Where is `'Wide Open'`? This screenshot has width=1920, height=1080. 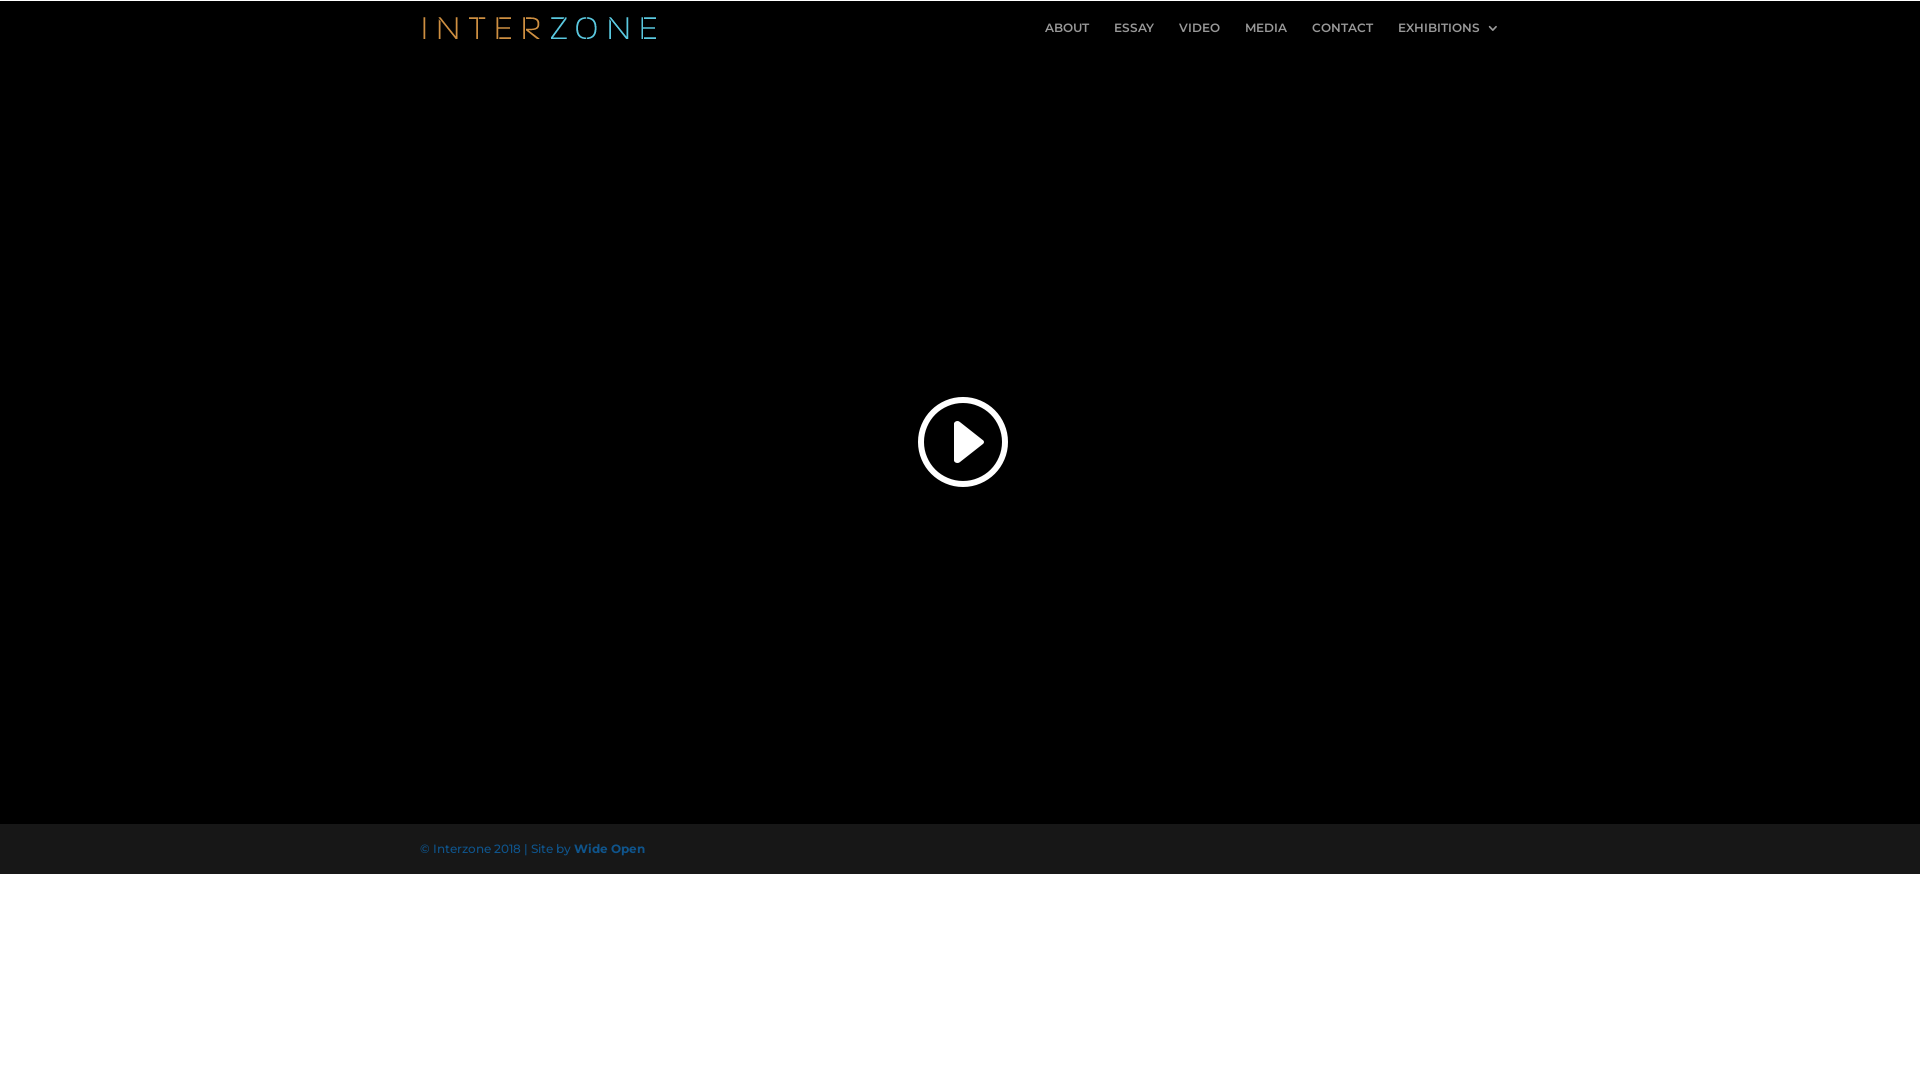 'Wide Open' is located at coordinates (608, 848).